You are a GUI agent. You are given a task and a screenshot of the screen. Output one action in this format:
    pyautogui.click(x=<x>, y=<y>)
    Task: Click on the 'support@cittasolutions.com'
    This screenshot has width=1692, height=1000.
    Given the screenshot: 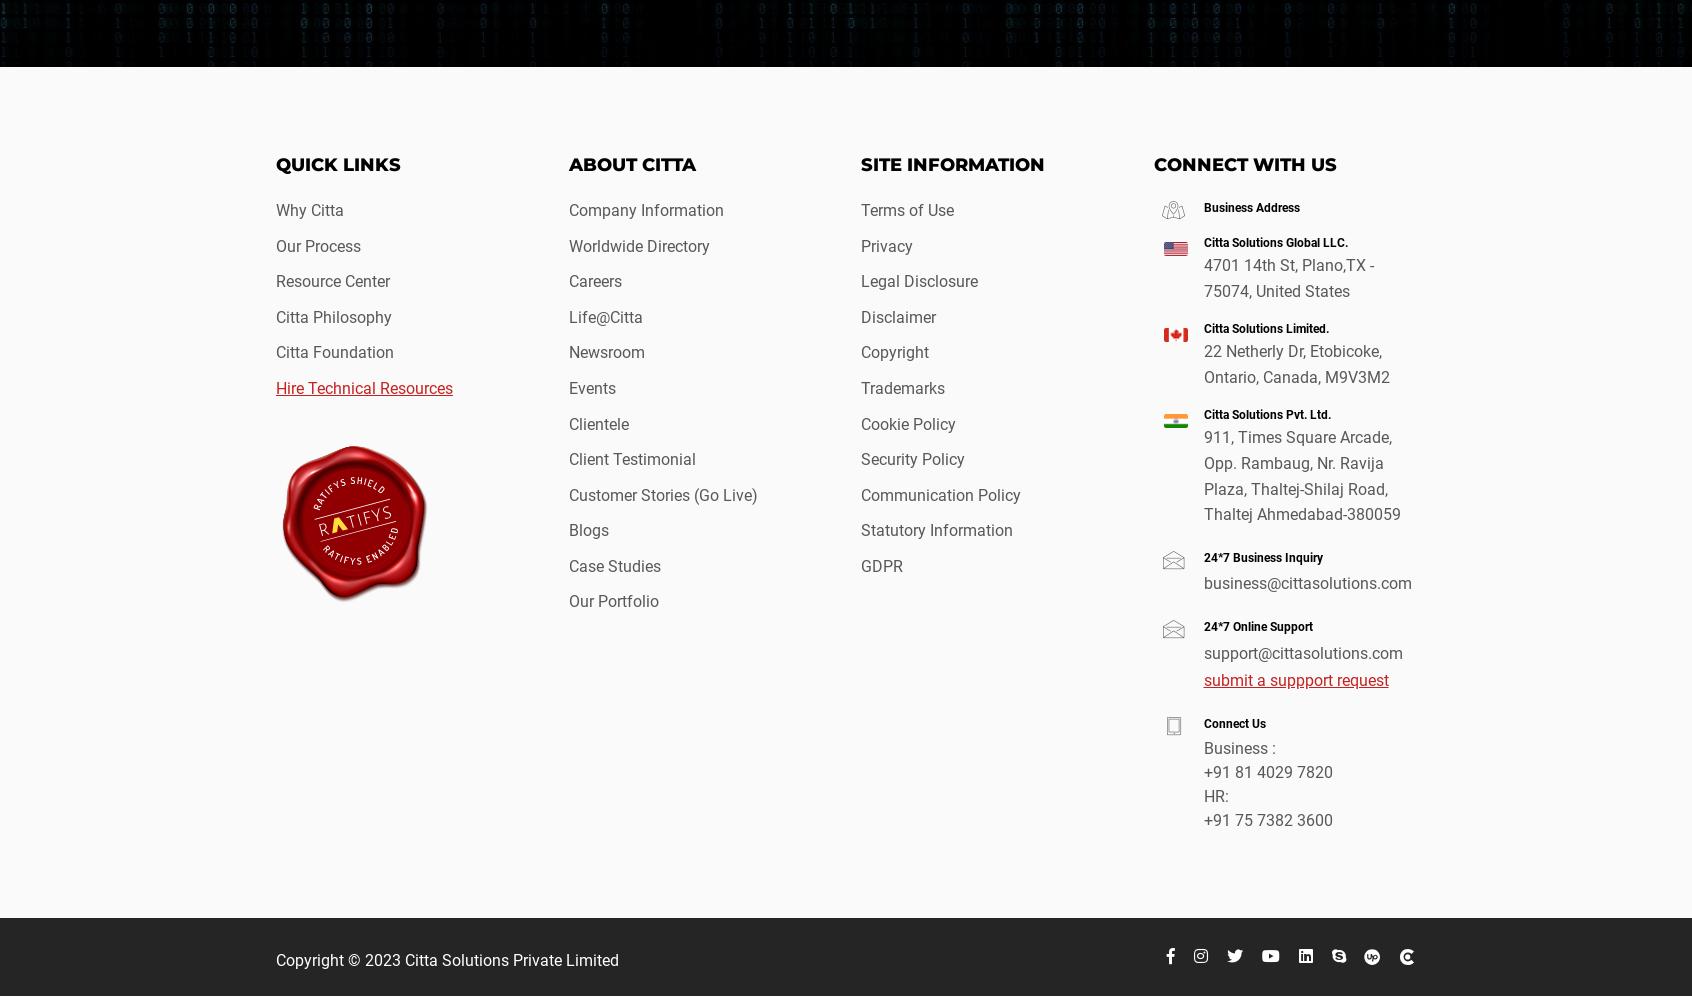 What is the action you would take?
    pyautogui.click(x=1203, y=652)
    